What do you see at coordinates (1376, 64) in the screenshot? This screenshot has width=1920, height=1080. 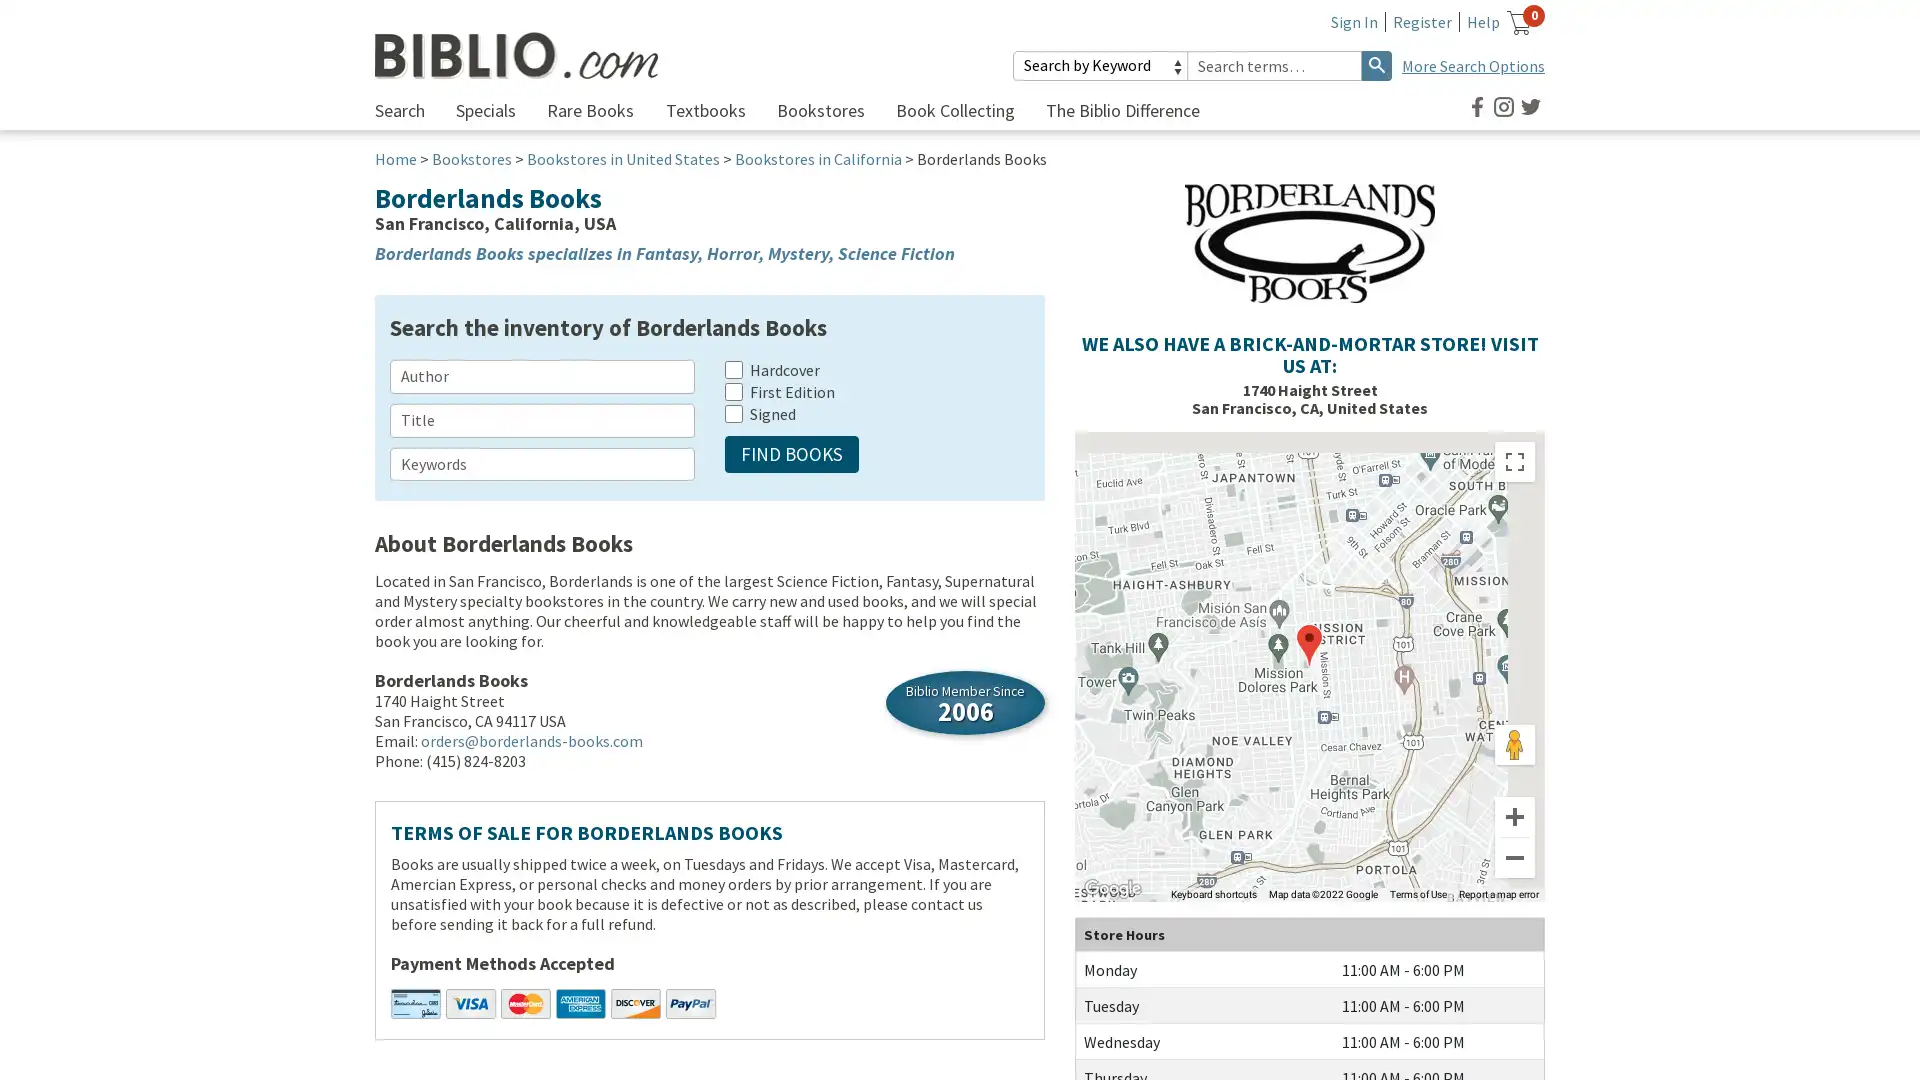 I see `Search` at bounding box center [1376, 64].